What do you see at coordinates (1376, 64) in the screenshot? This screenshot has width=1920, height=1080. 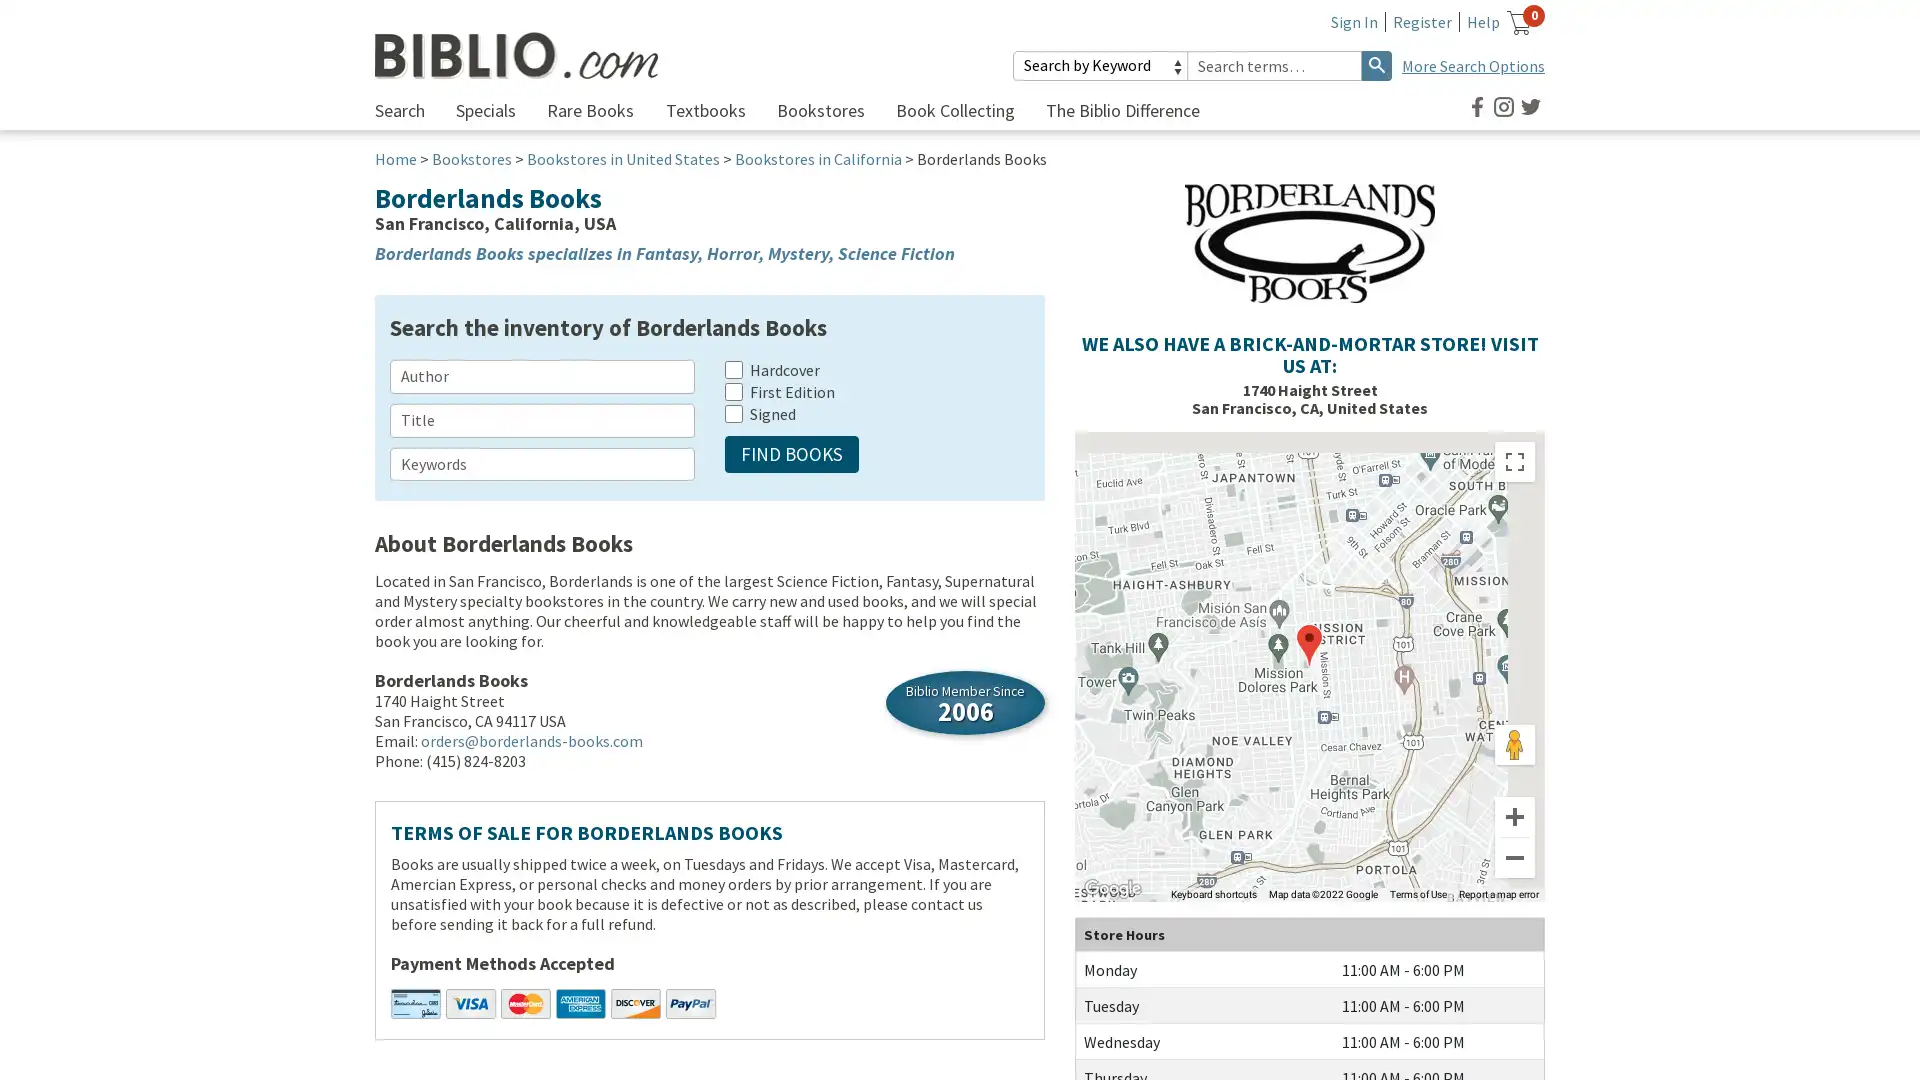 I see `Search` at bounding box center [1376, 64].